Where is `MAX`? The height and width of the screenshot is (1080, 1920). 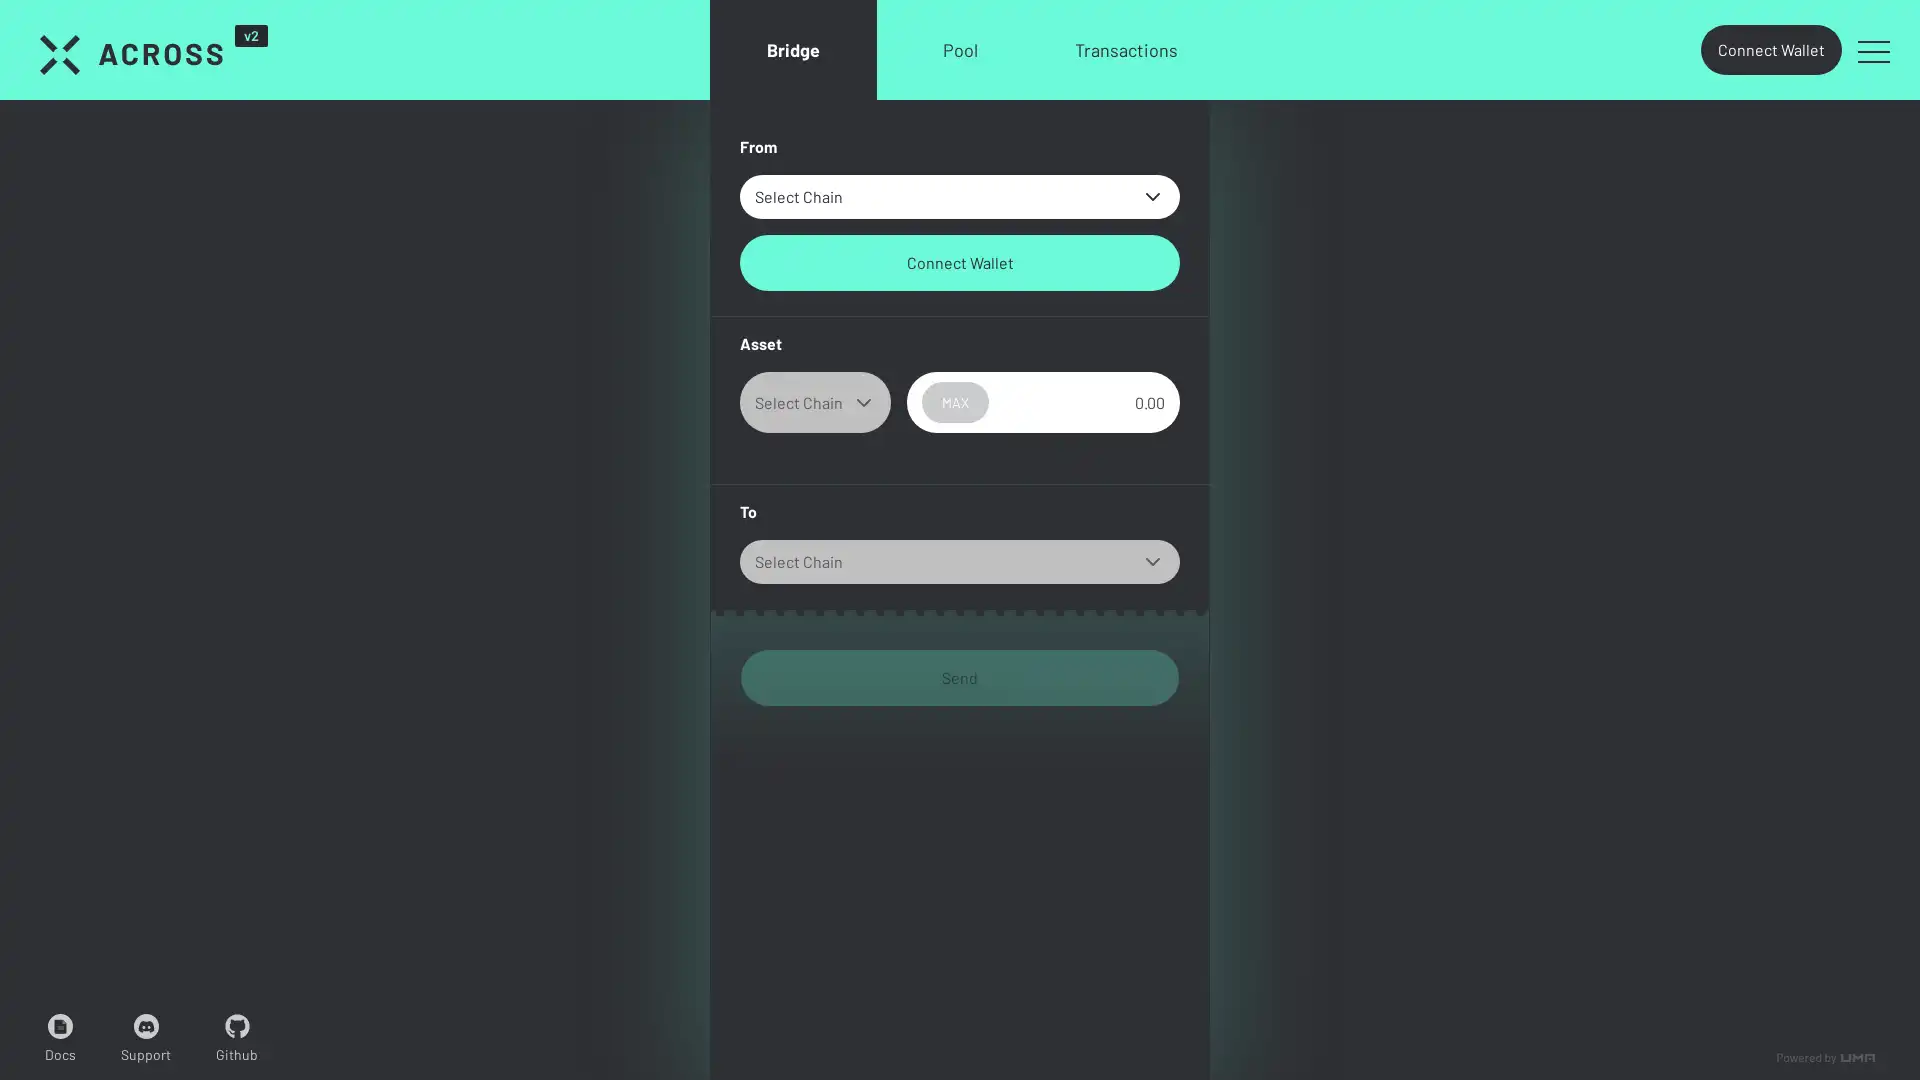
MAX is located at coordinates (954, 402).